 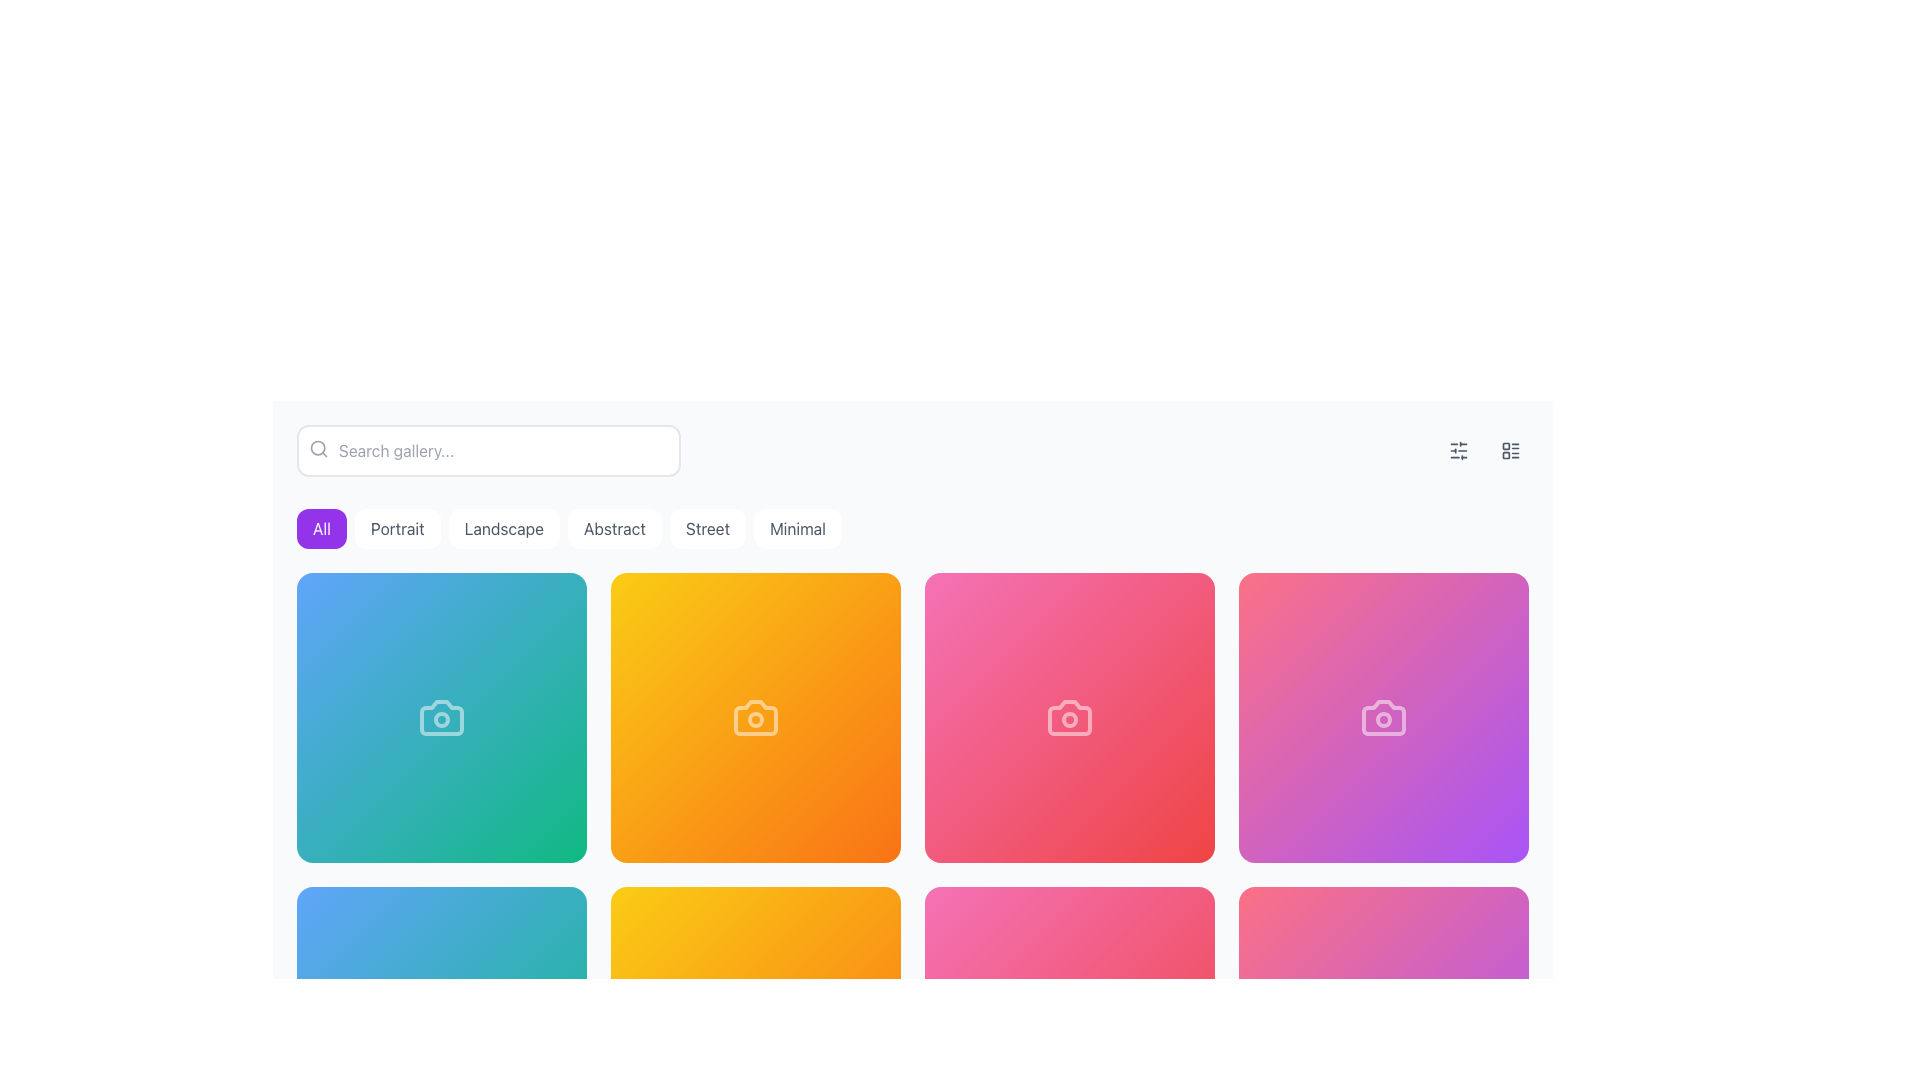 What do you see at coordinates (440, 720) in the screenshot?
I see `the small circular dot inside the top half of the camera icon, which is visually represented as a Circular SVG graphical element` at bounding box center [440, 720].